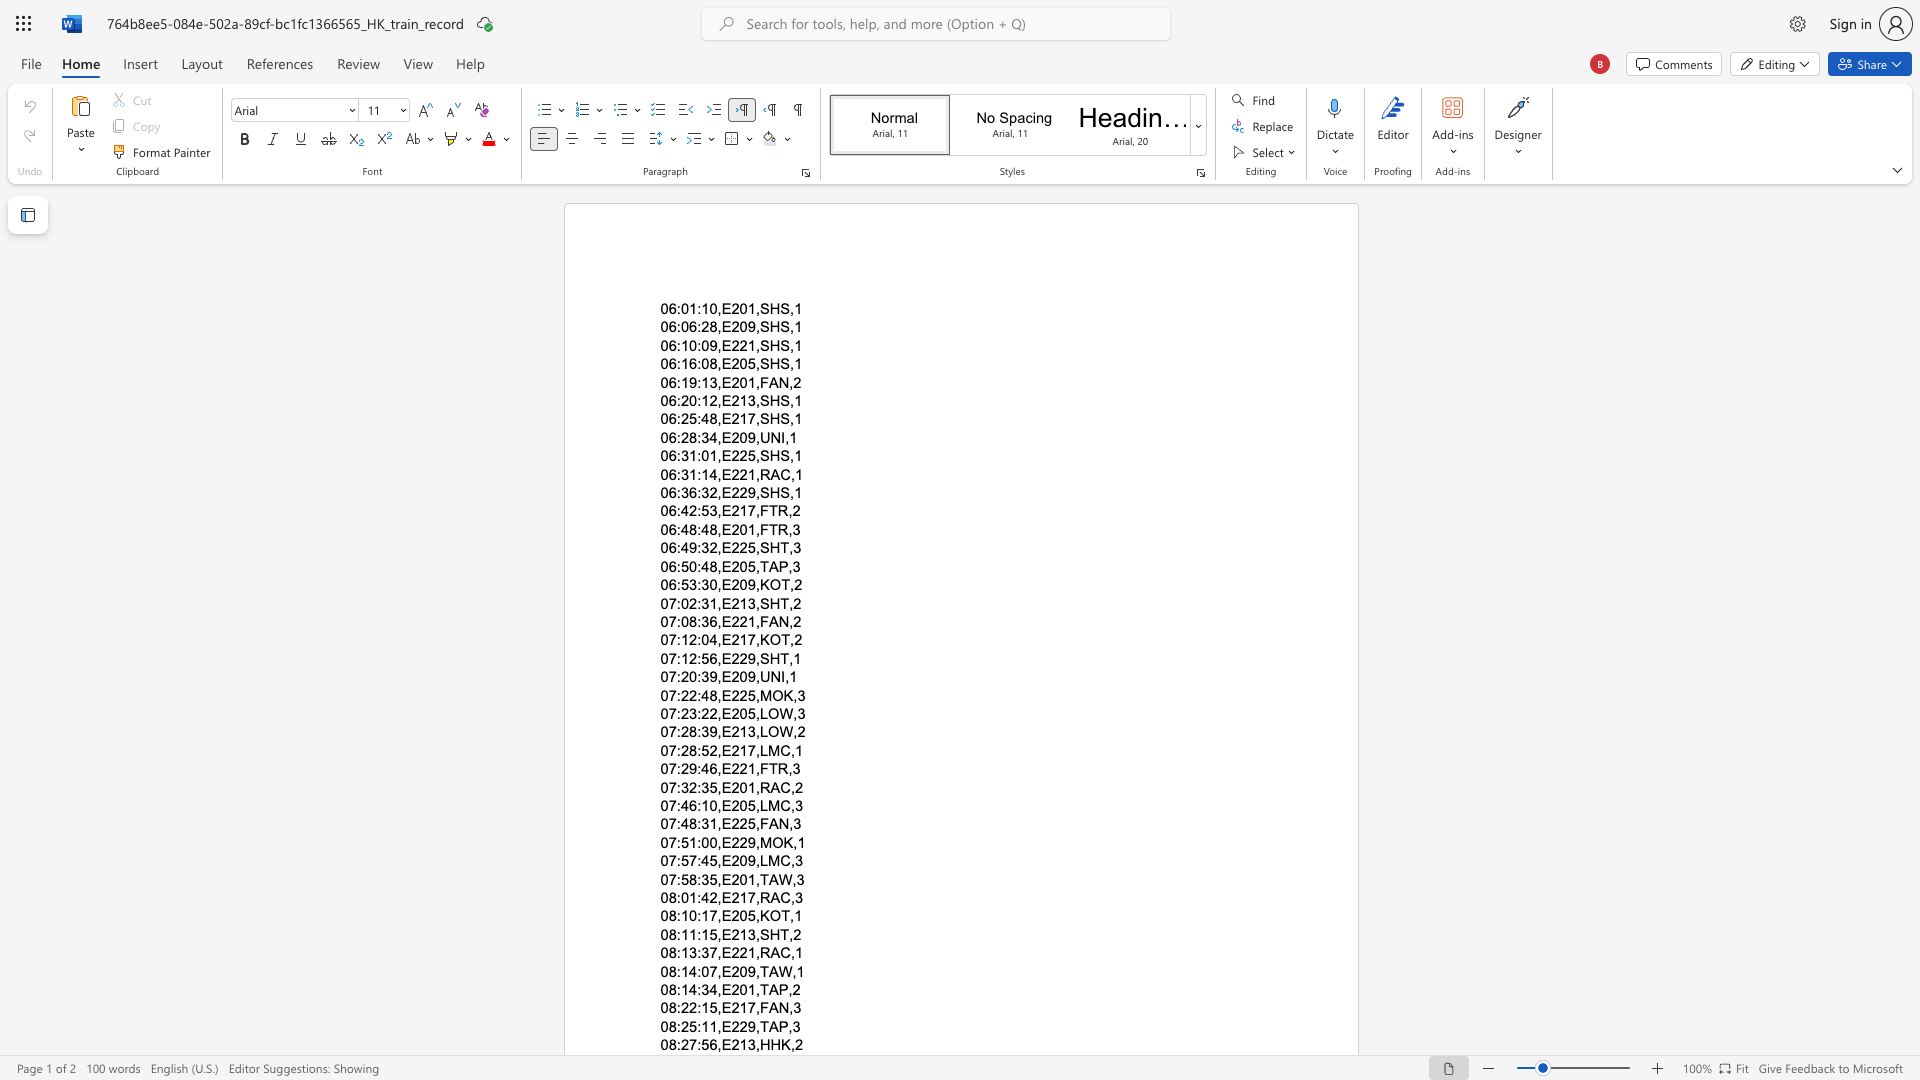  I want to click on the space between the continuous character "," and "R" in the text, so click(760, 897).